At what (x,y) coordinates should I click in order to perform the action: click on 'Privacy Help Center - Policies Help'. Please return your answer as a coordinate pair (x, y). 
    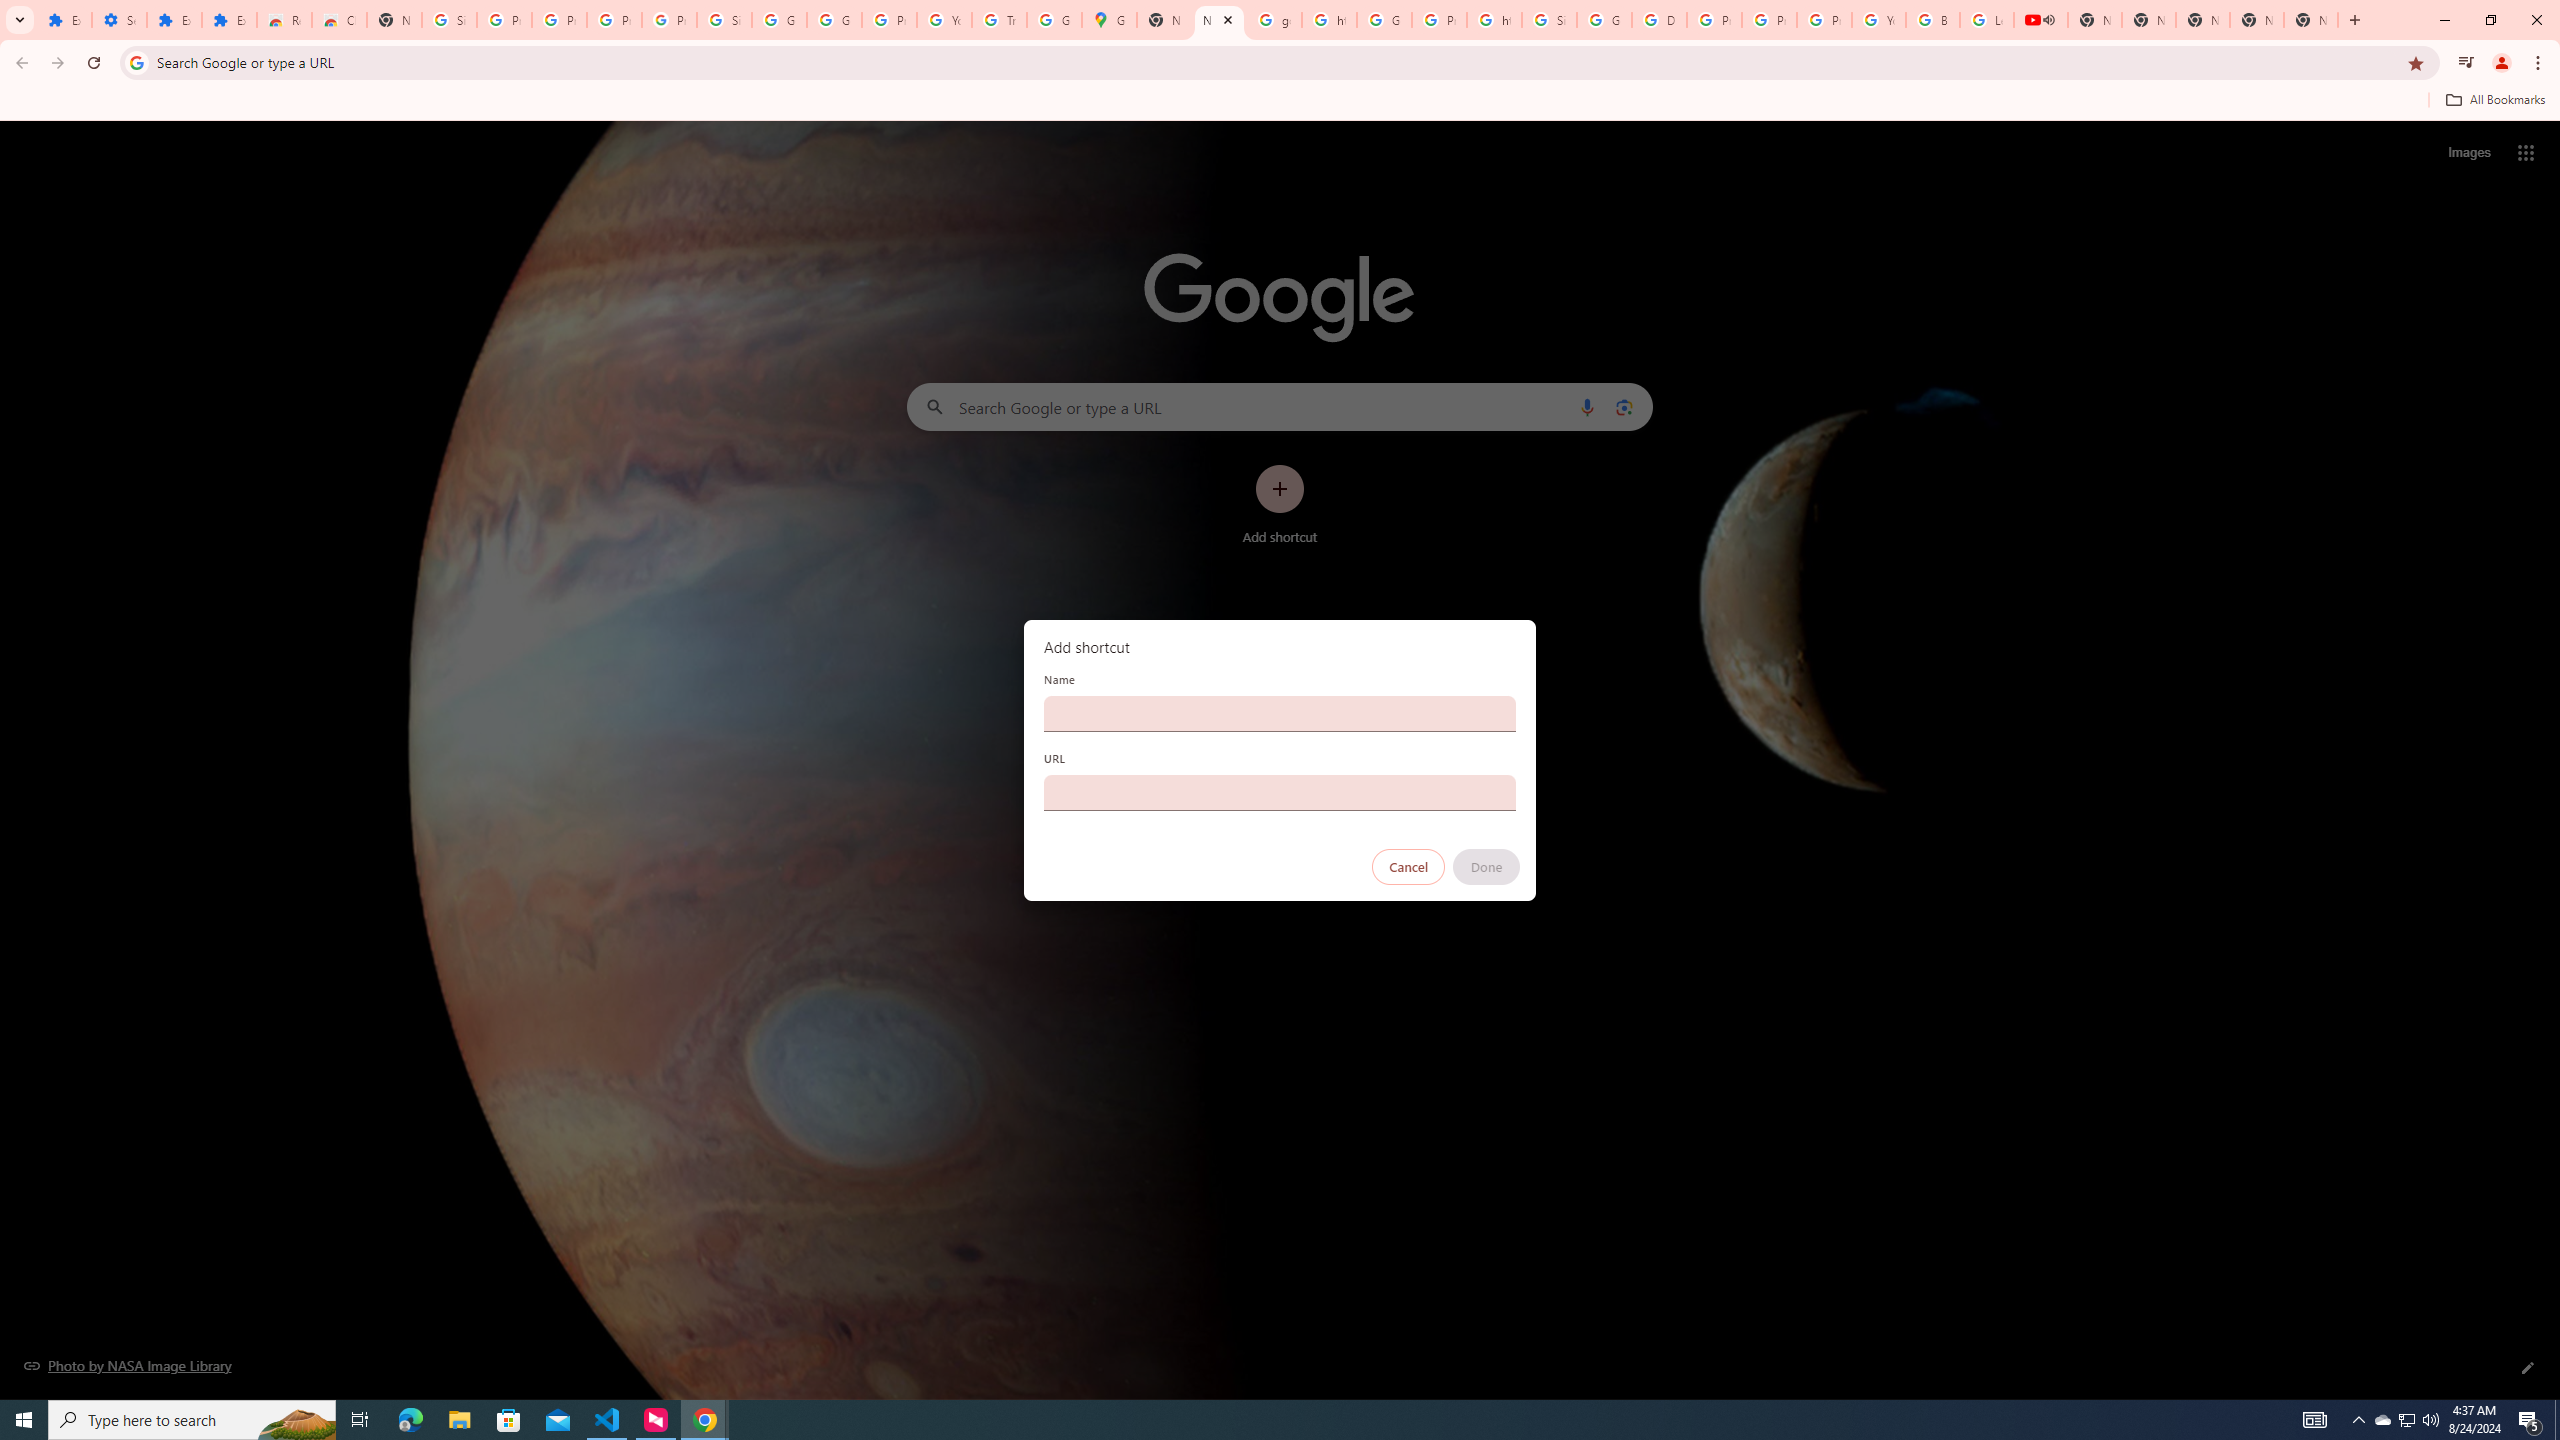
    Looking at the image, I should click on (1712, 19).